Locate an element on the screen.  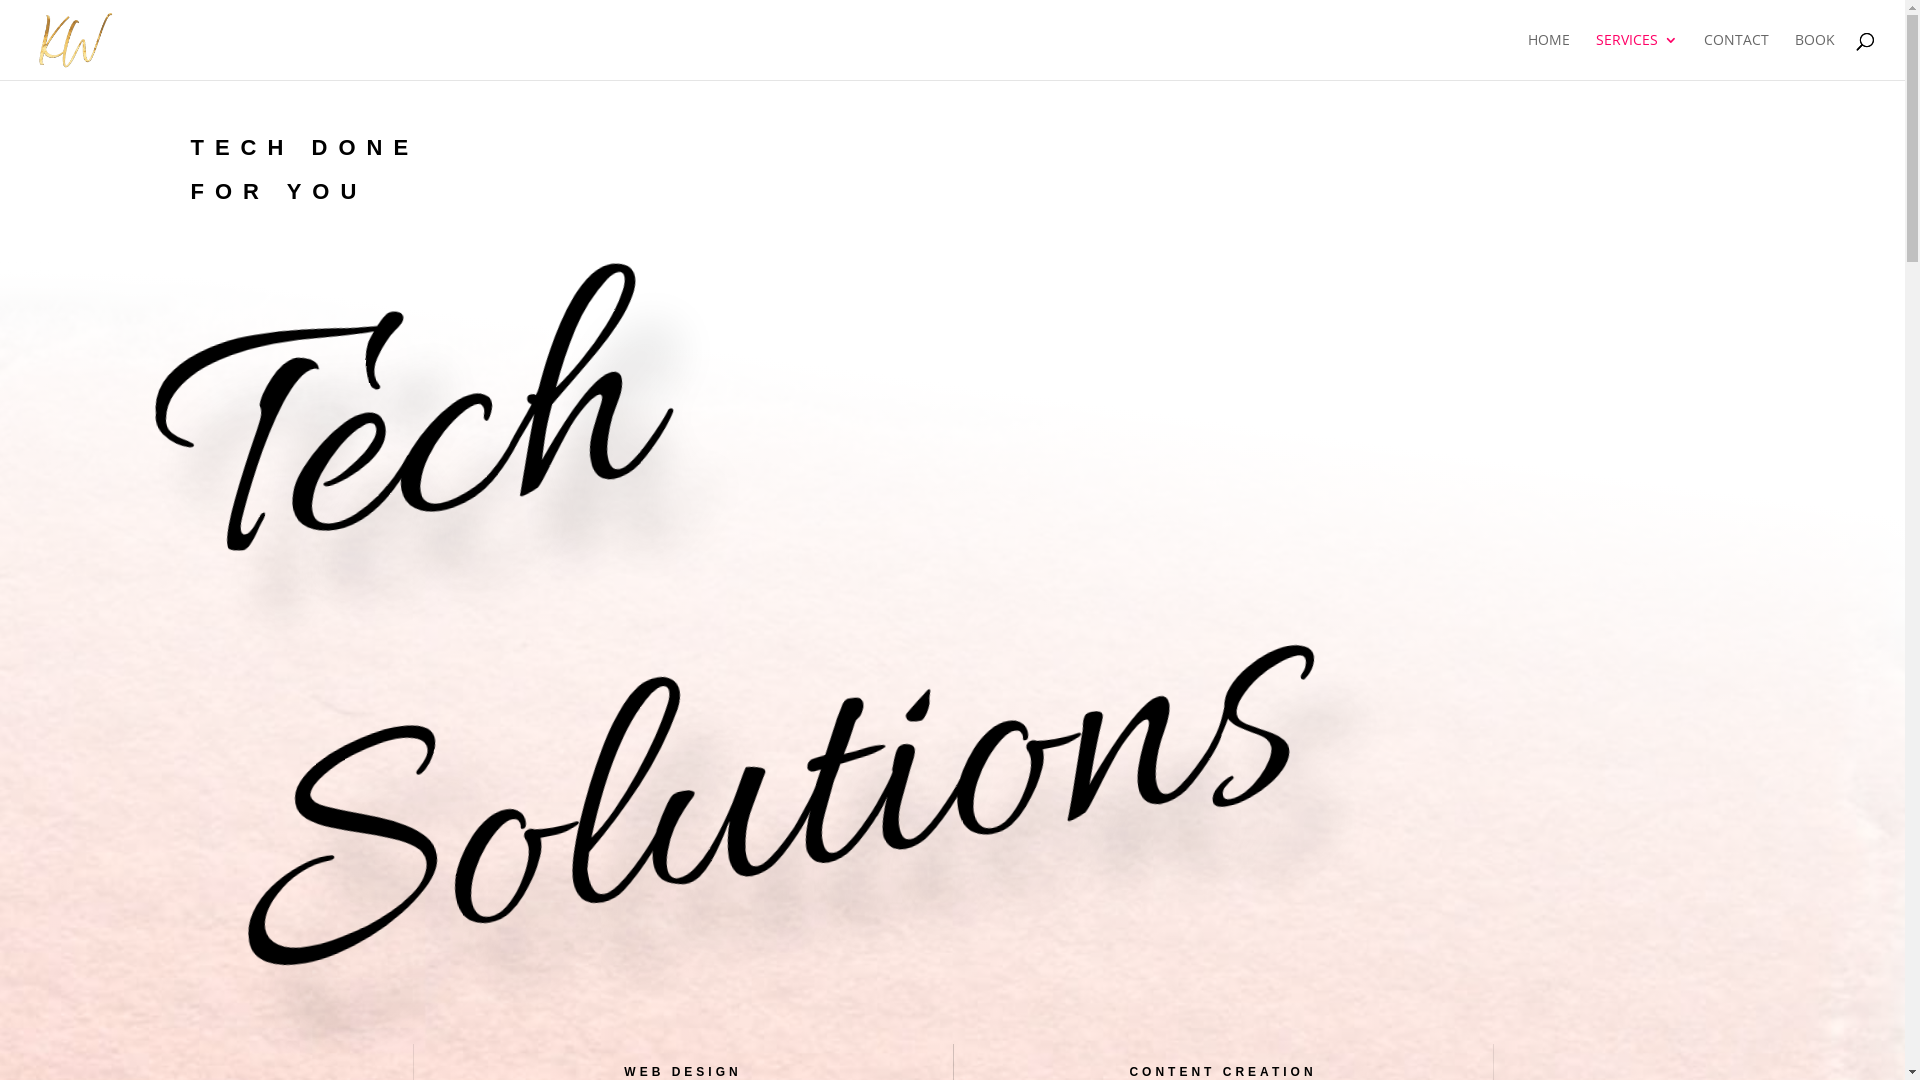
'HOME' is located at coordinates (1548, 55).